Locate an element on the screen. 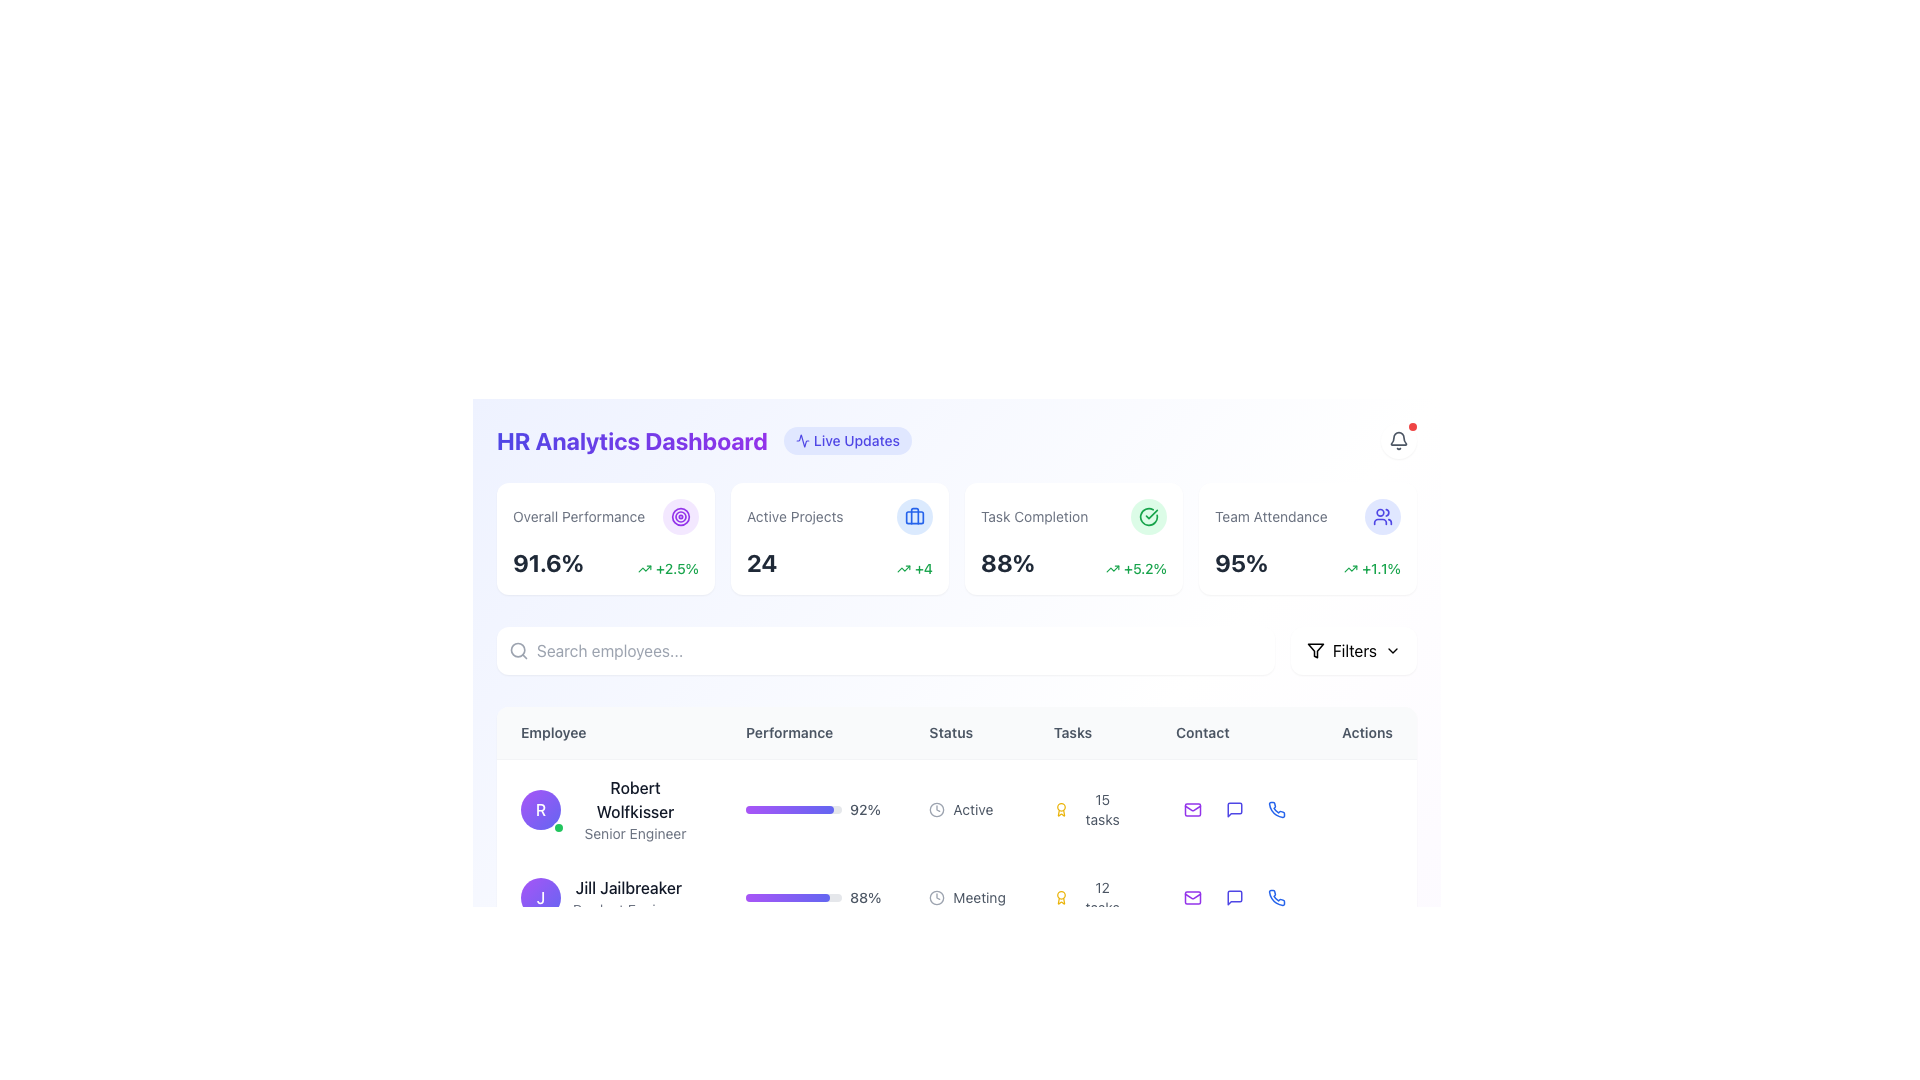 This screenshot has height=1080, width=1920. trend indicator from the Statistical display component located in the 'Overall Performance' section at the bottom of the grid is located at coordinates (604, 563).